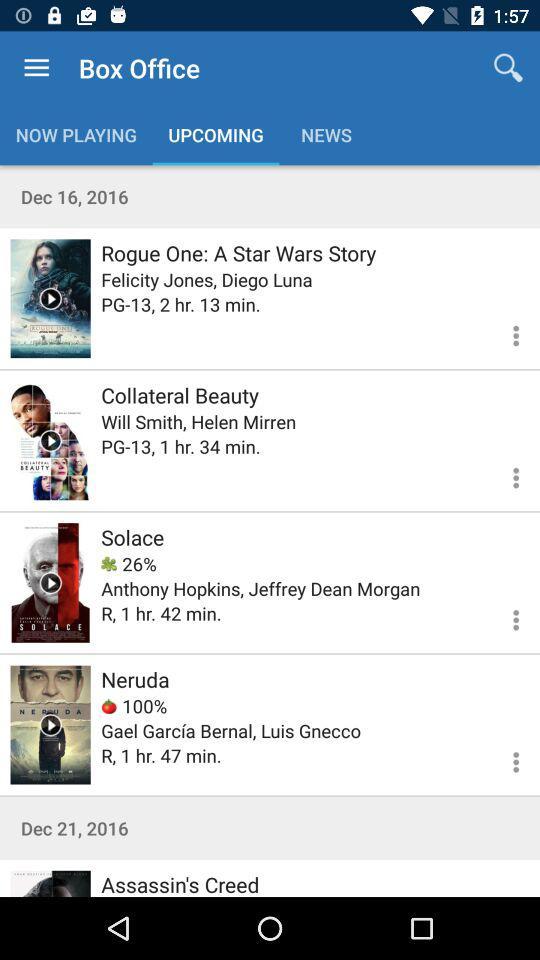 The width and height of the screenshot is (540, 960). I want to click on more information, so click(503, 475).